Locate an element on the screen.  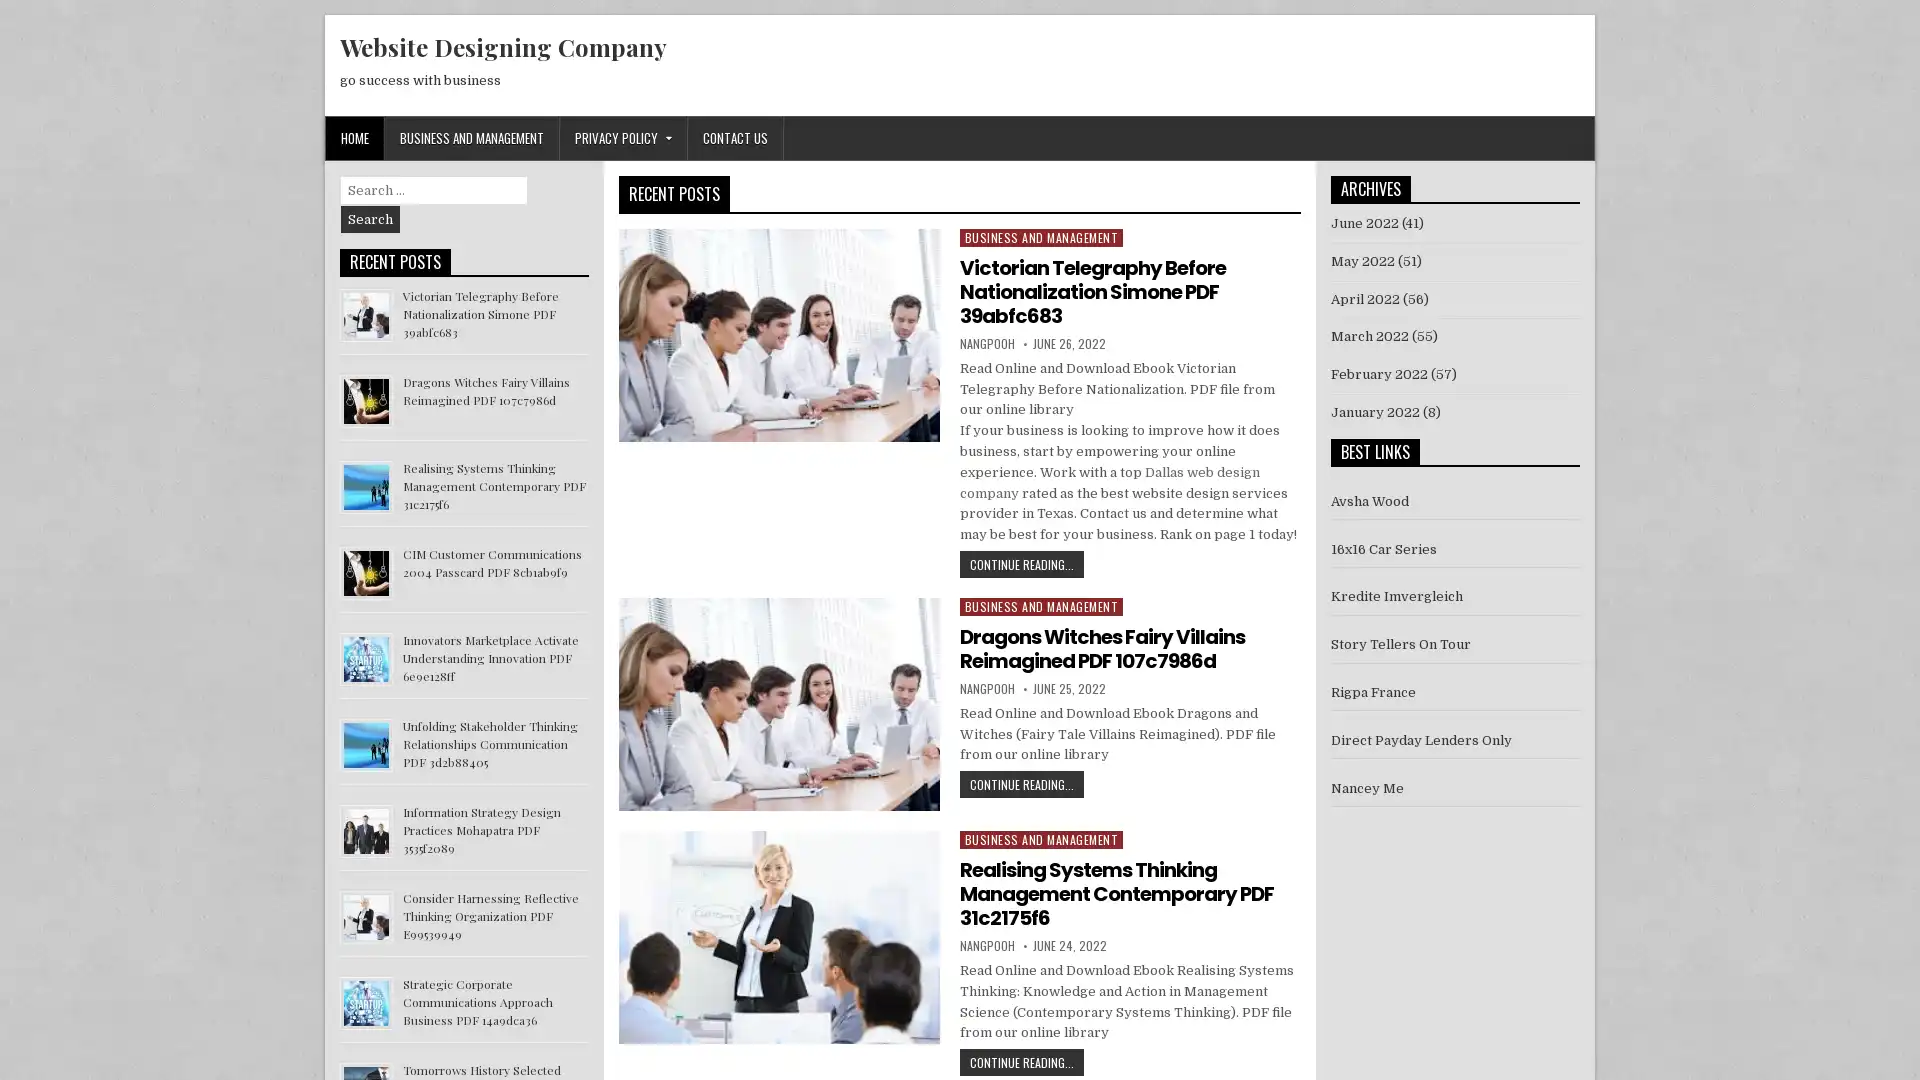
Search is located at coordinates (370, 219).